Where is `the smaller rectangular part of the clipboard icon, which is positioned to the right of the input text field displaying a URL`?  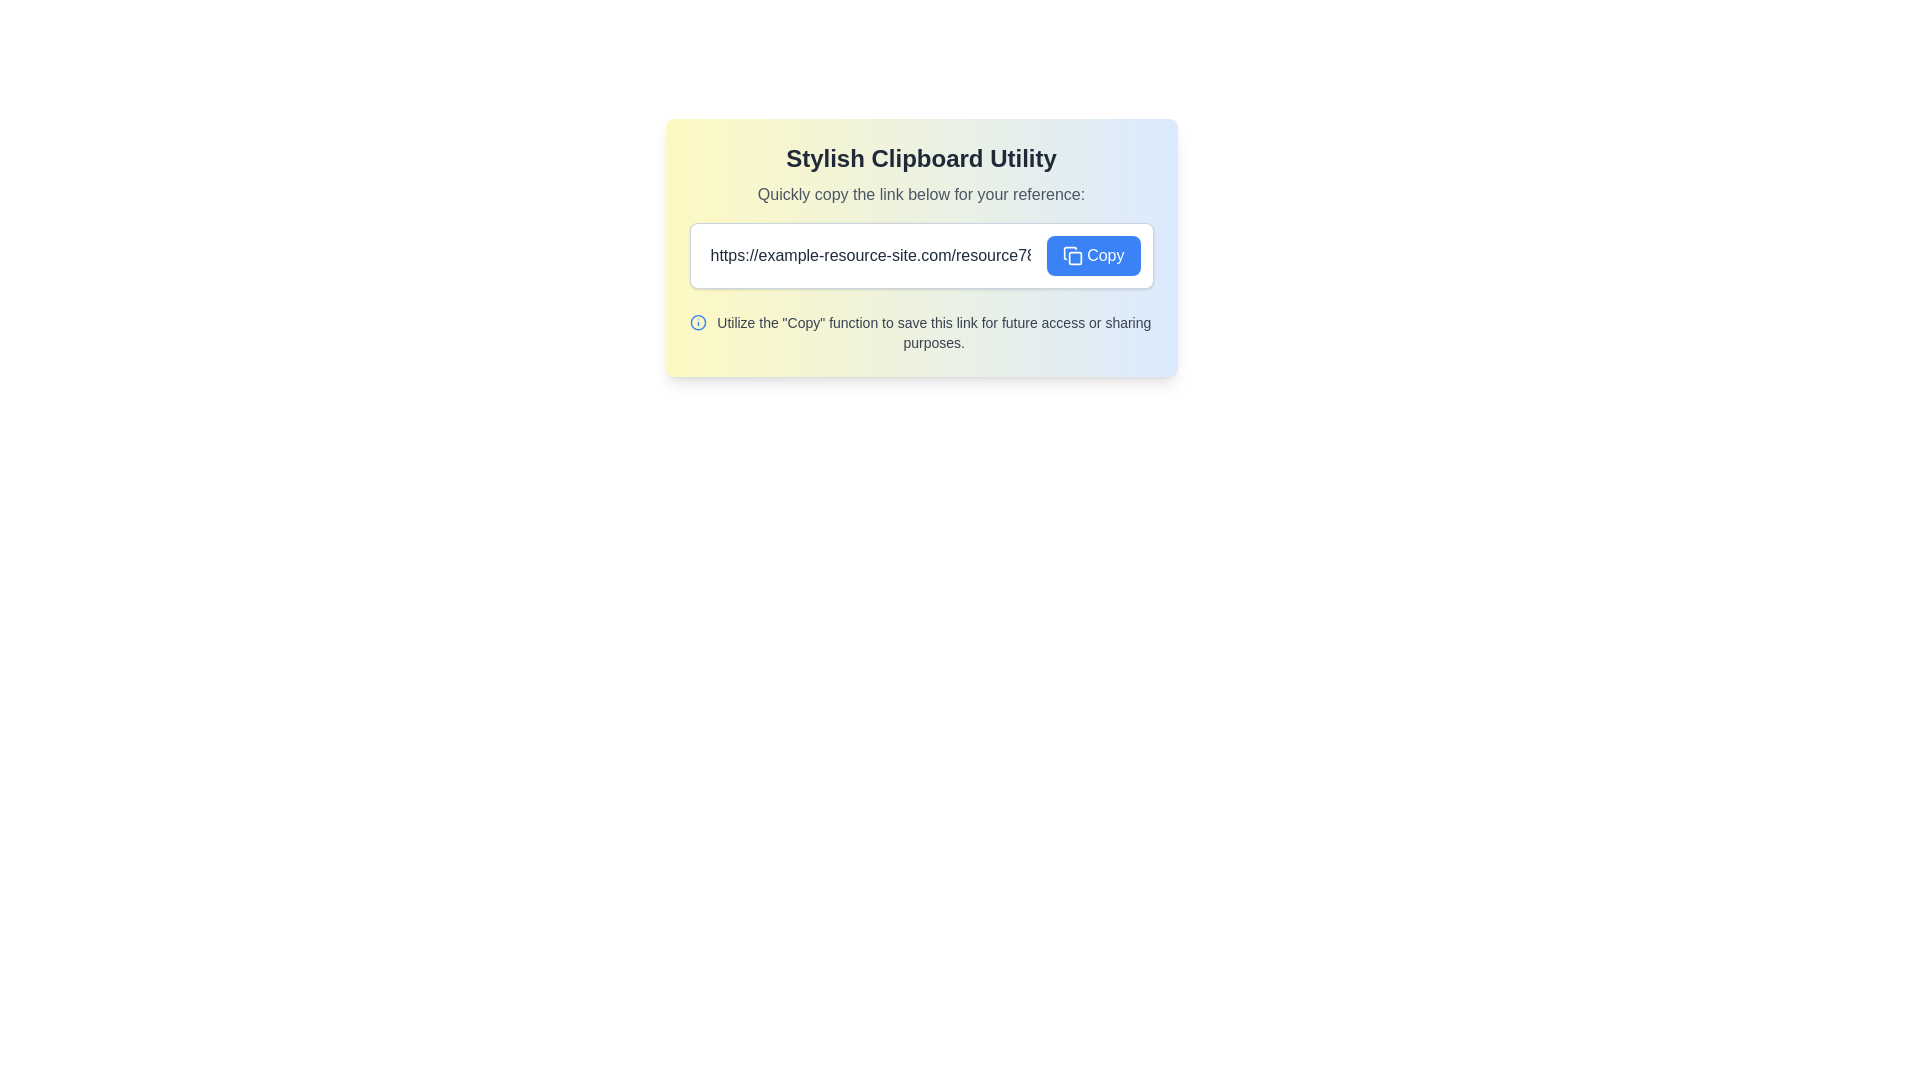 the smaller rectangular part of the clipboard icon, which is positioned to the right of the input text field displaying a URL is located at coordinates (1074, 257).